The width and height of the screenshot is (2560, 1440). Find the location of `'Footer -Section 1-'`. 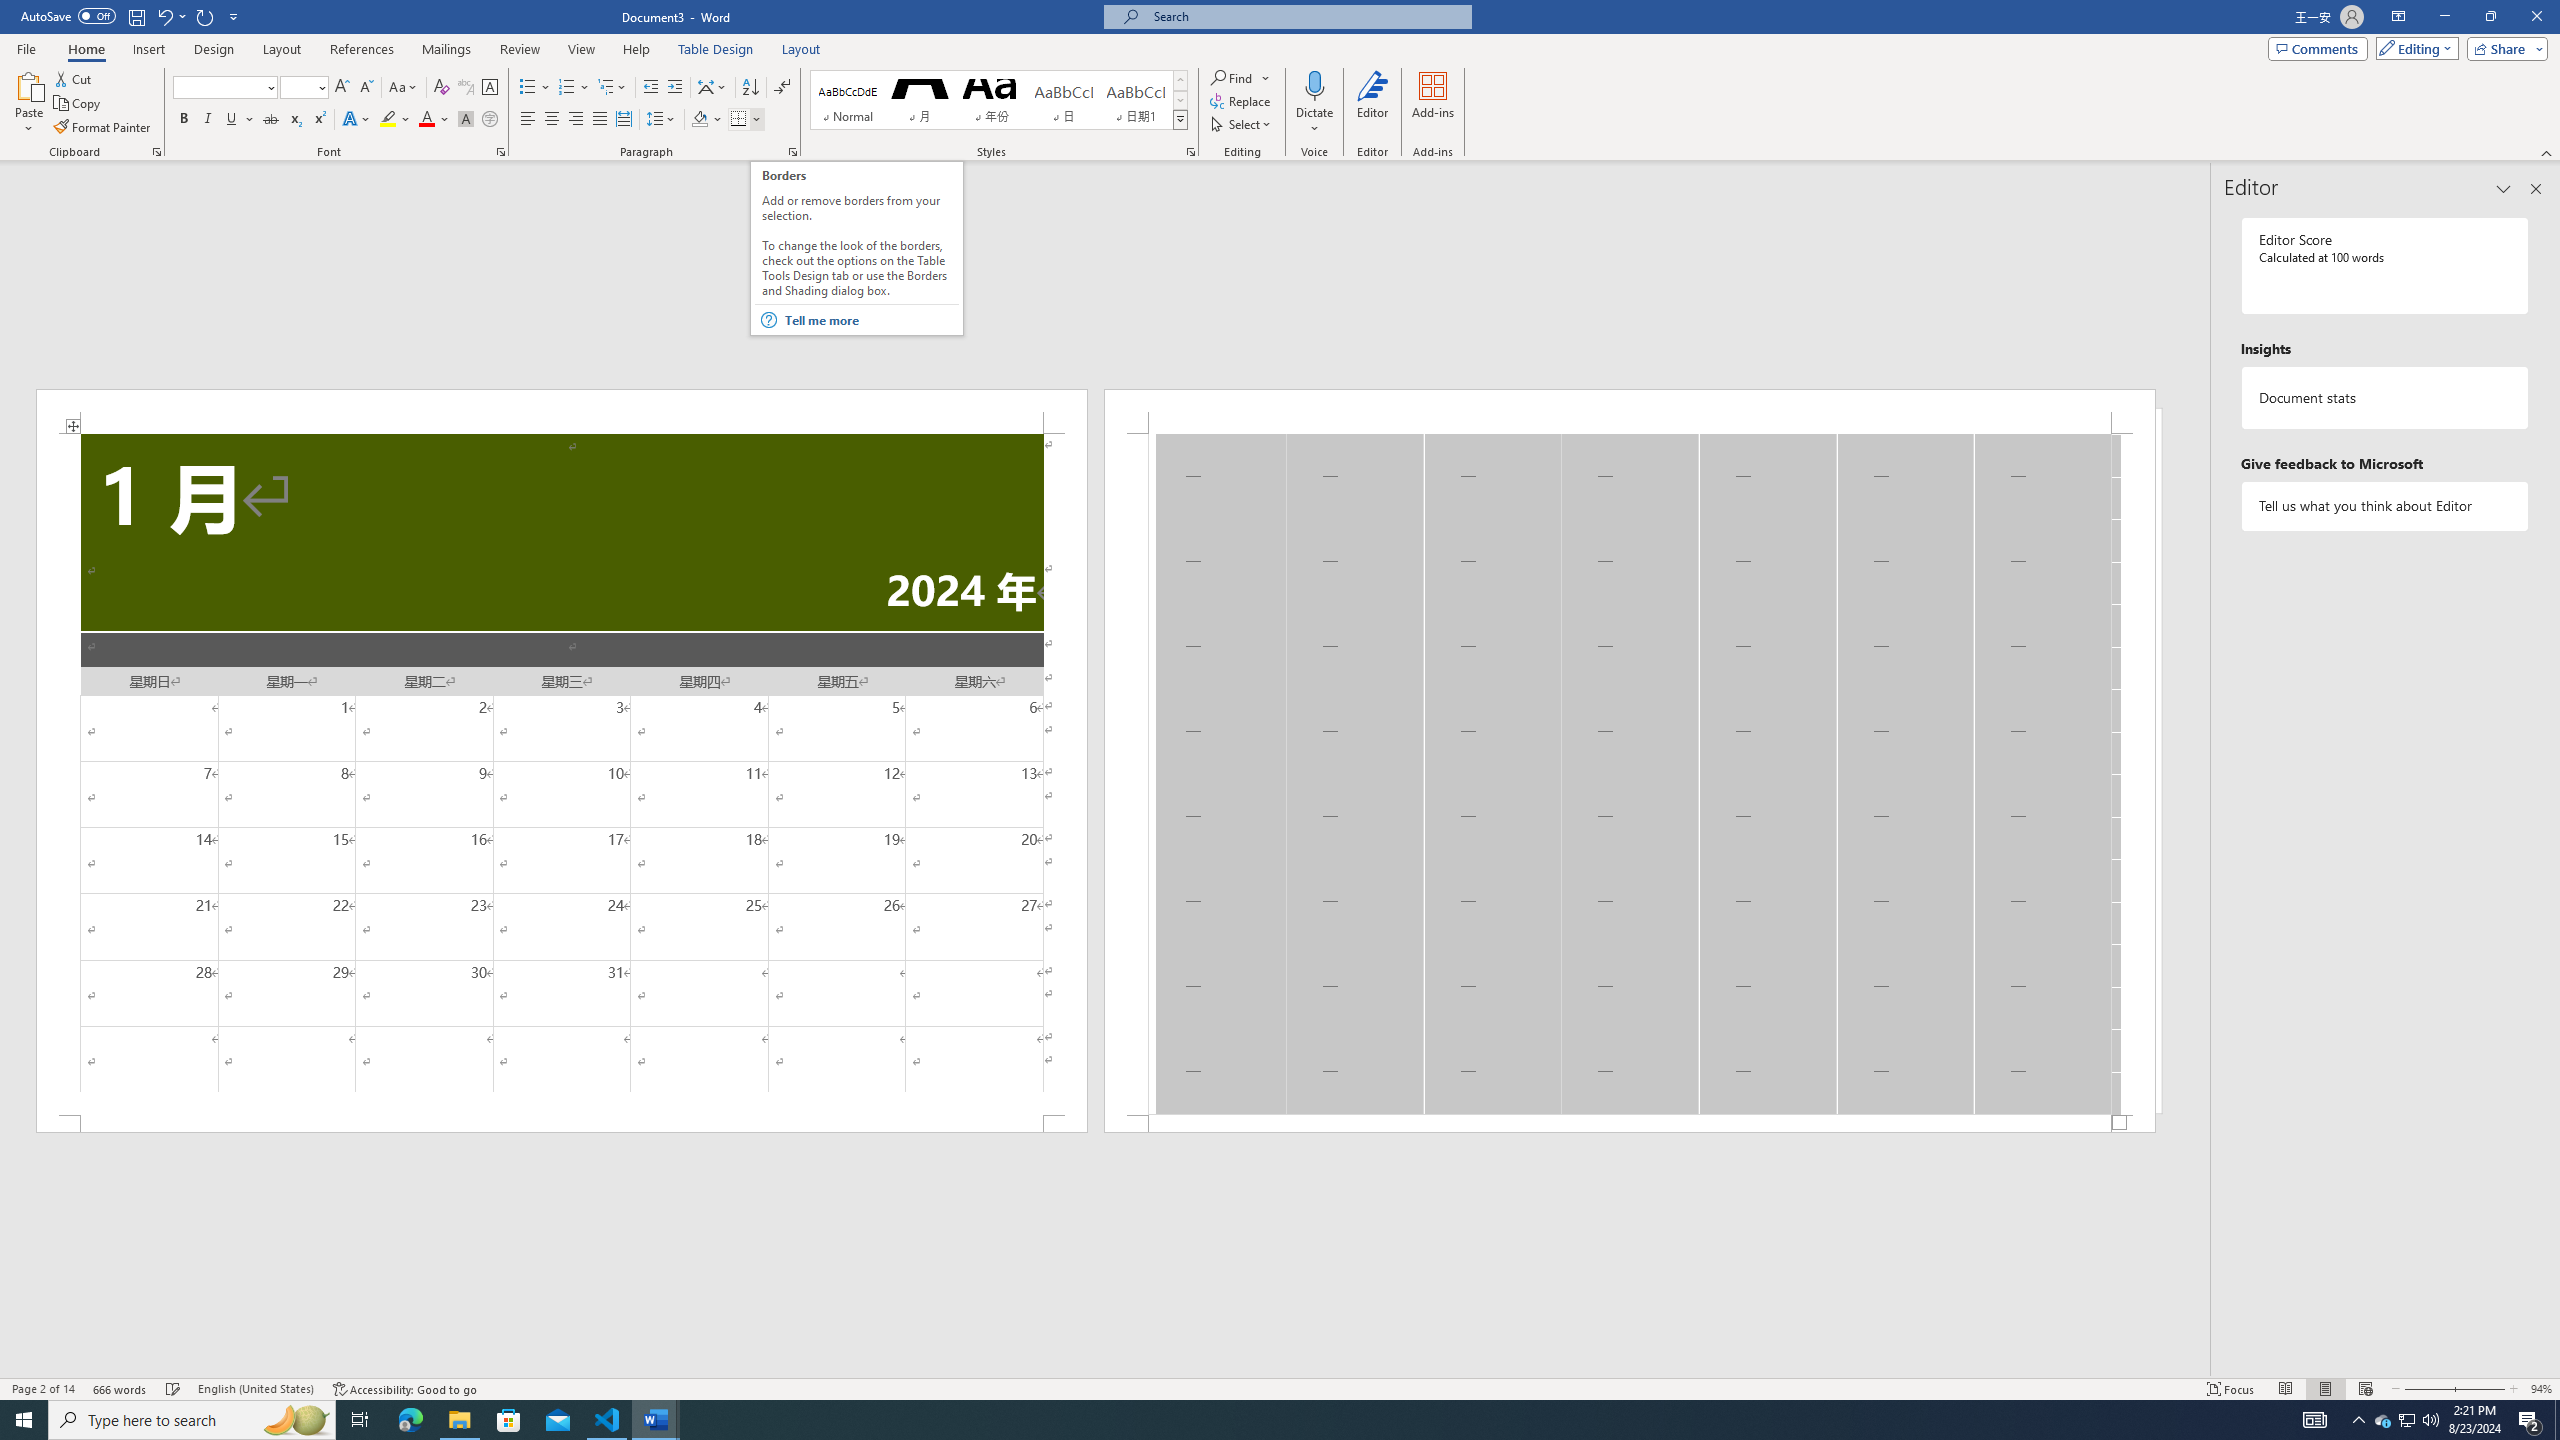

'Footer -Section 1-' is located at coordinates (1628, 1122).